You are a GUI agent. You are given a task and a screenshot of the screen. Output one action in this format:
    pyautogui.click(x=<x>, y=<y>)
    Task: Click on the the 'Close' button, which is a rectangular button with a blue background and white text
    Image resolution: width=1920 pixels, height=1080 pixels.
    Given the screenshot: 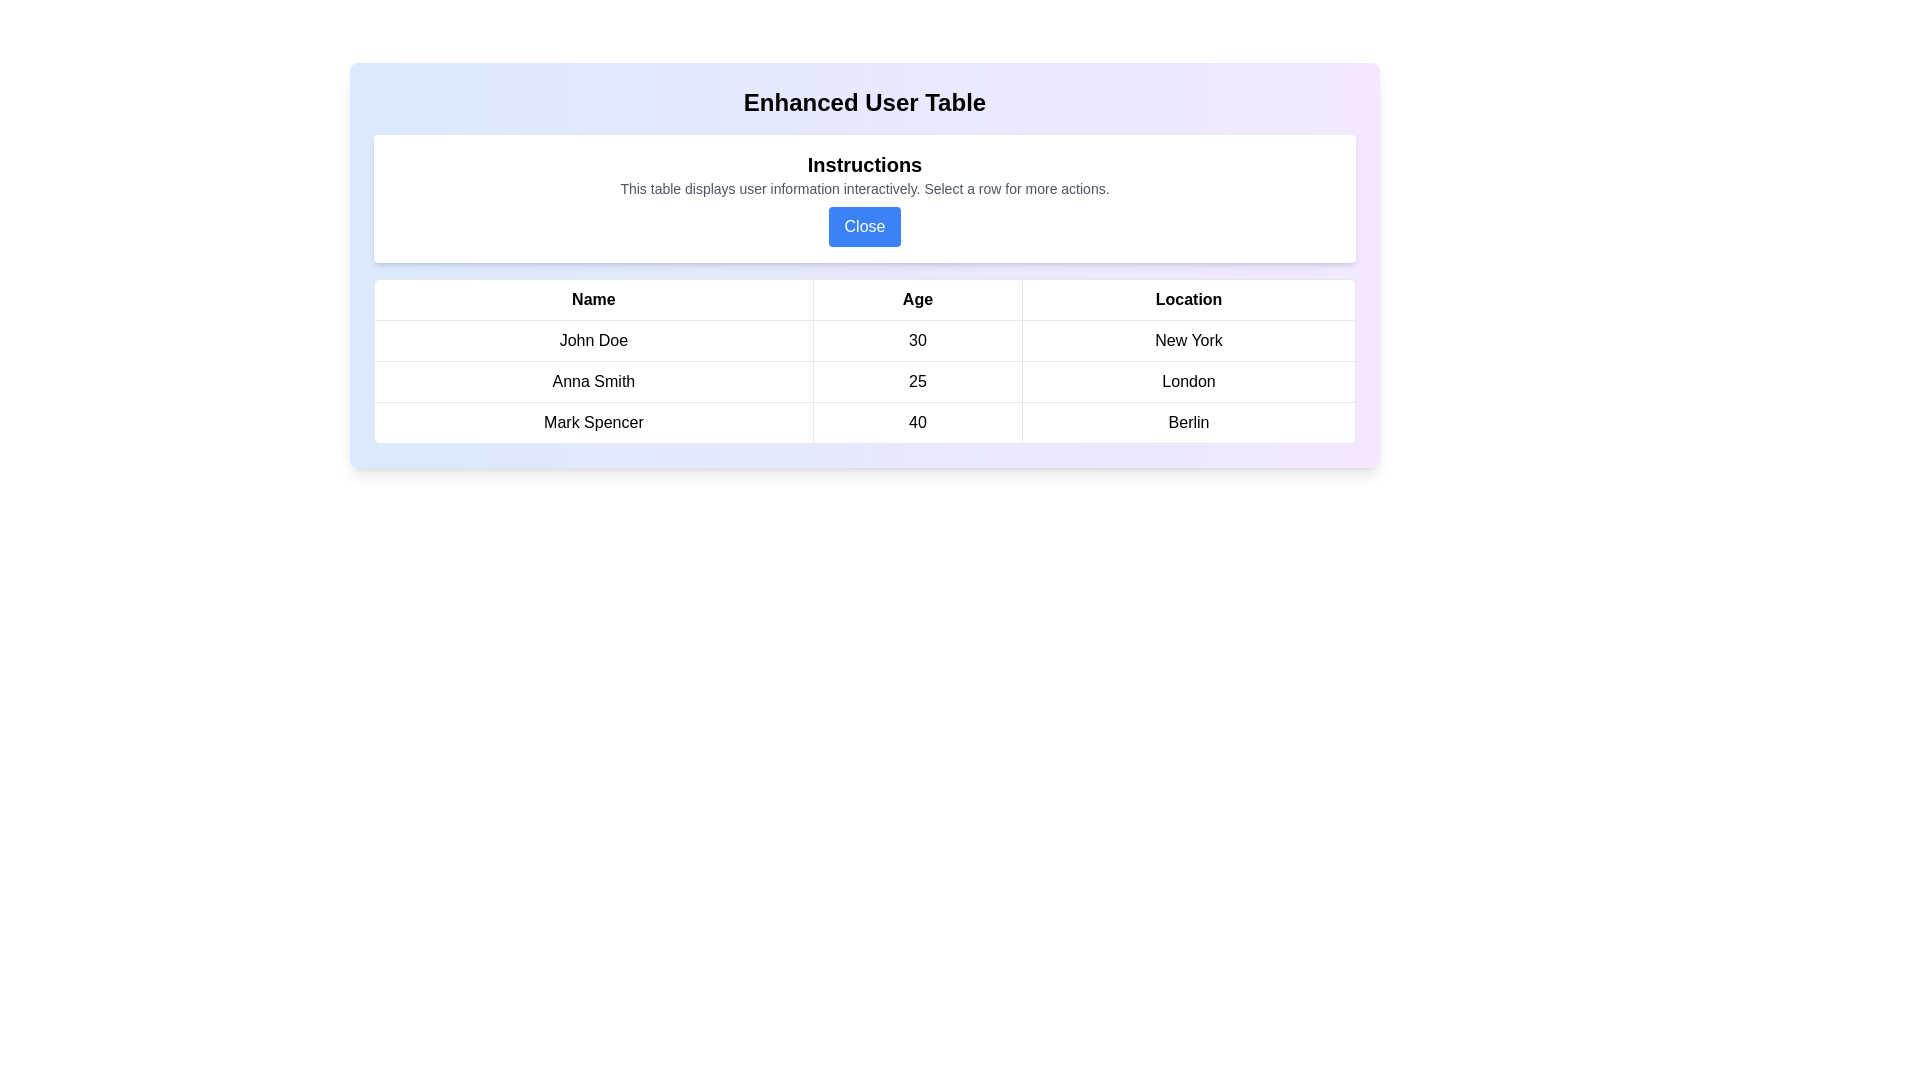 What is the action you would take?
    pyautogui.click(x=864, y=226)
    